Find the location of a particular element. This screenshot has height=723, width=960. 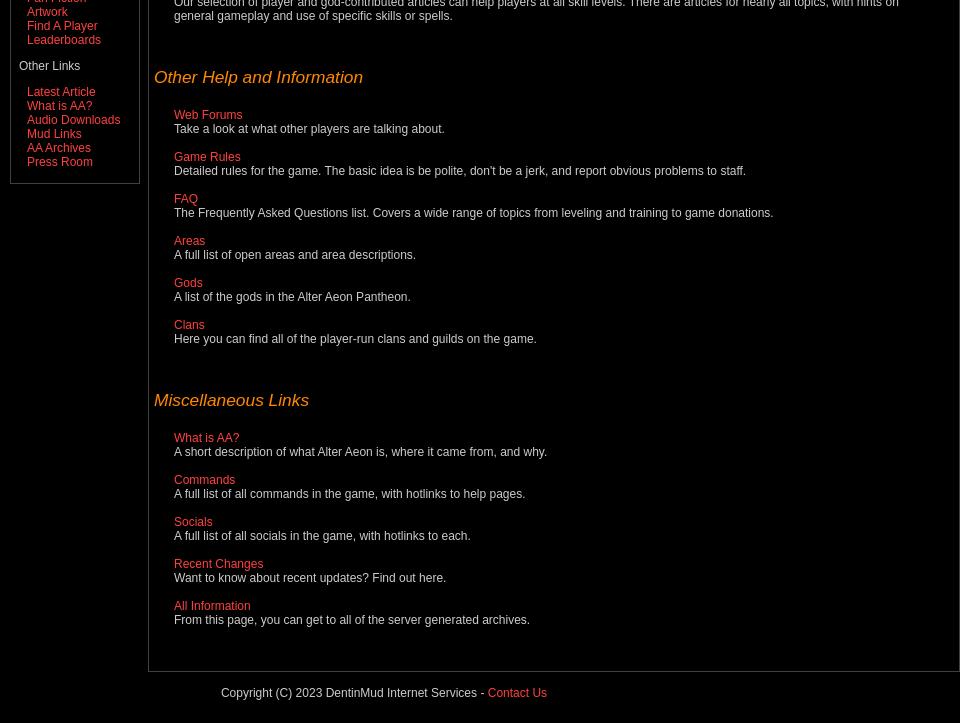

'Other Links' is located at coordinates (48, 66).